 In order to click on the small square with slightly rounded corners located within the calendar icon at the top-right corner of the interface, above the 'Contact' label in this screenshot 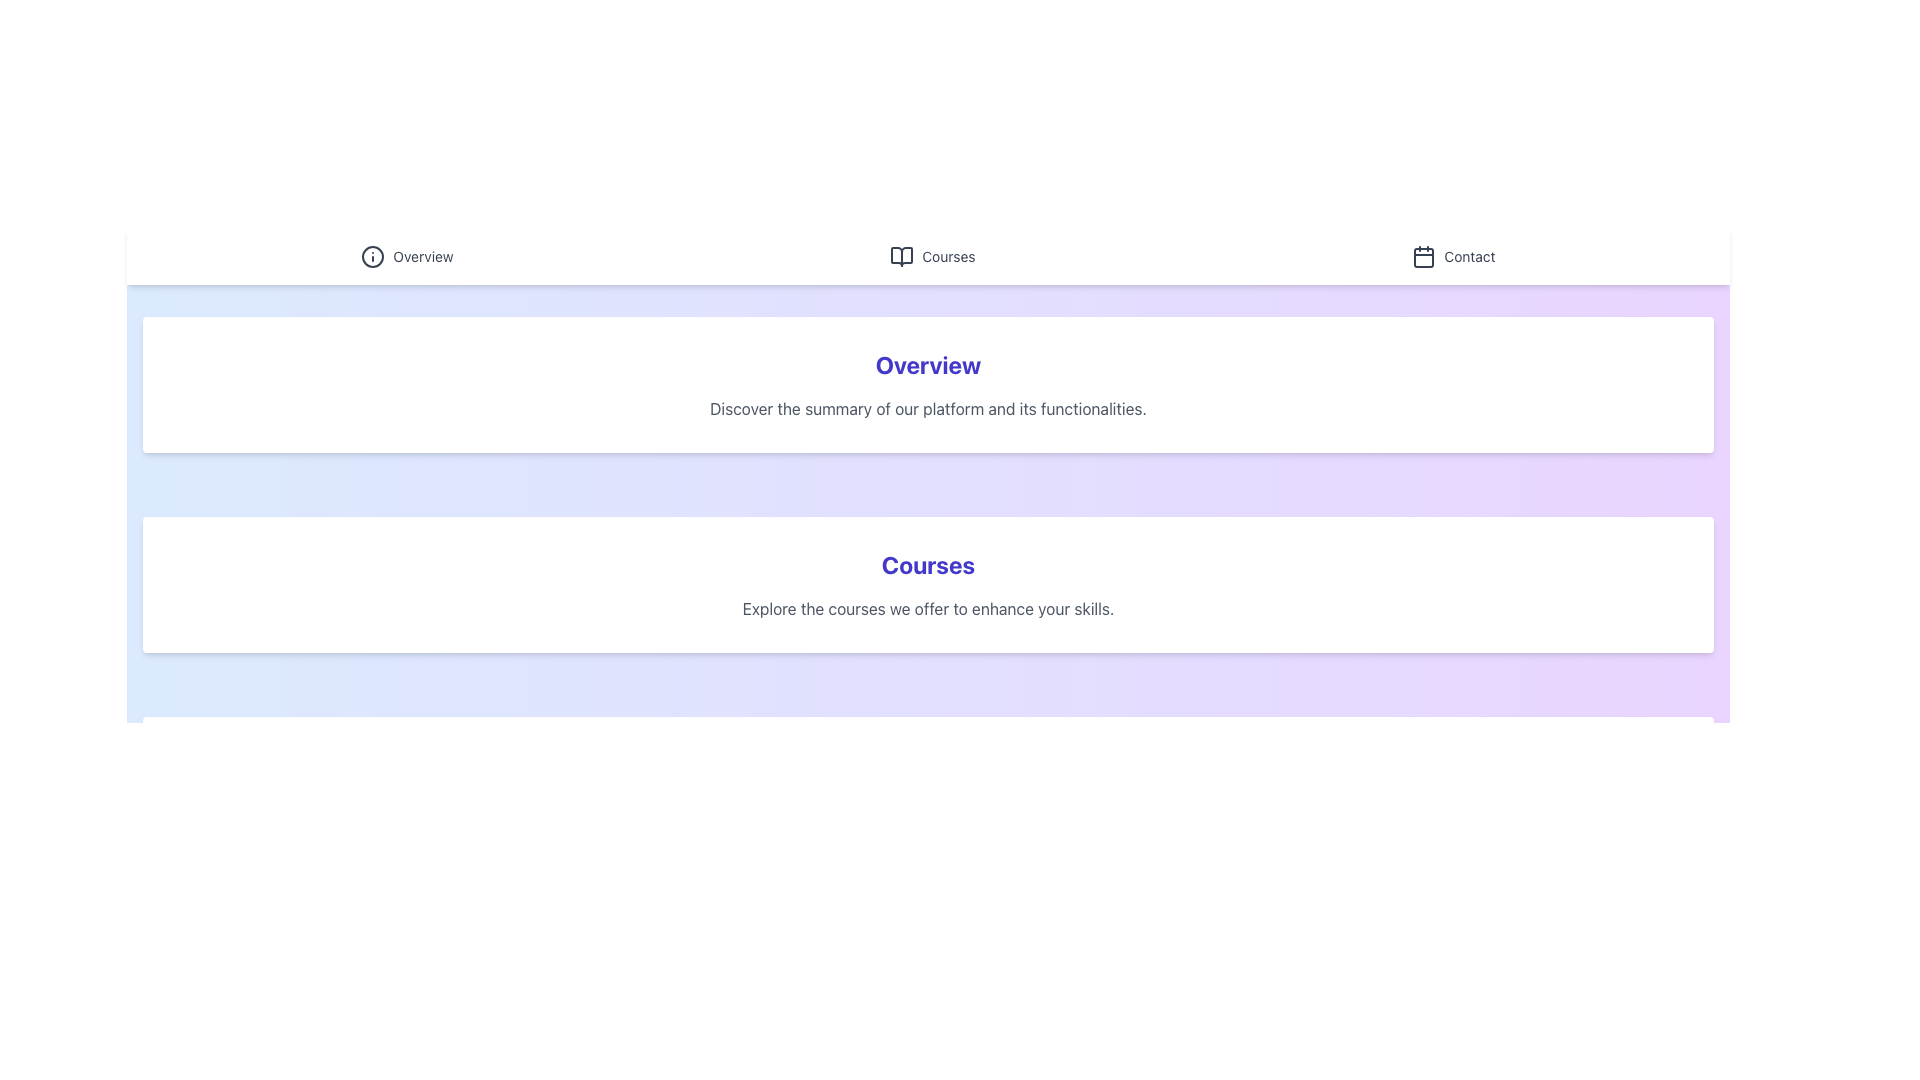, I will do `click(1423, 257)`.